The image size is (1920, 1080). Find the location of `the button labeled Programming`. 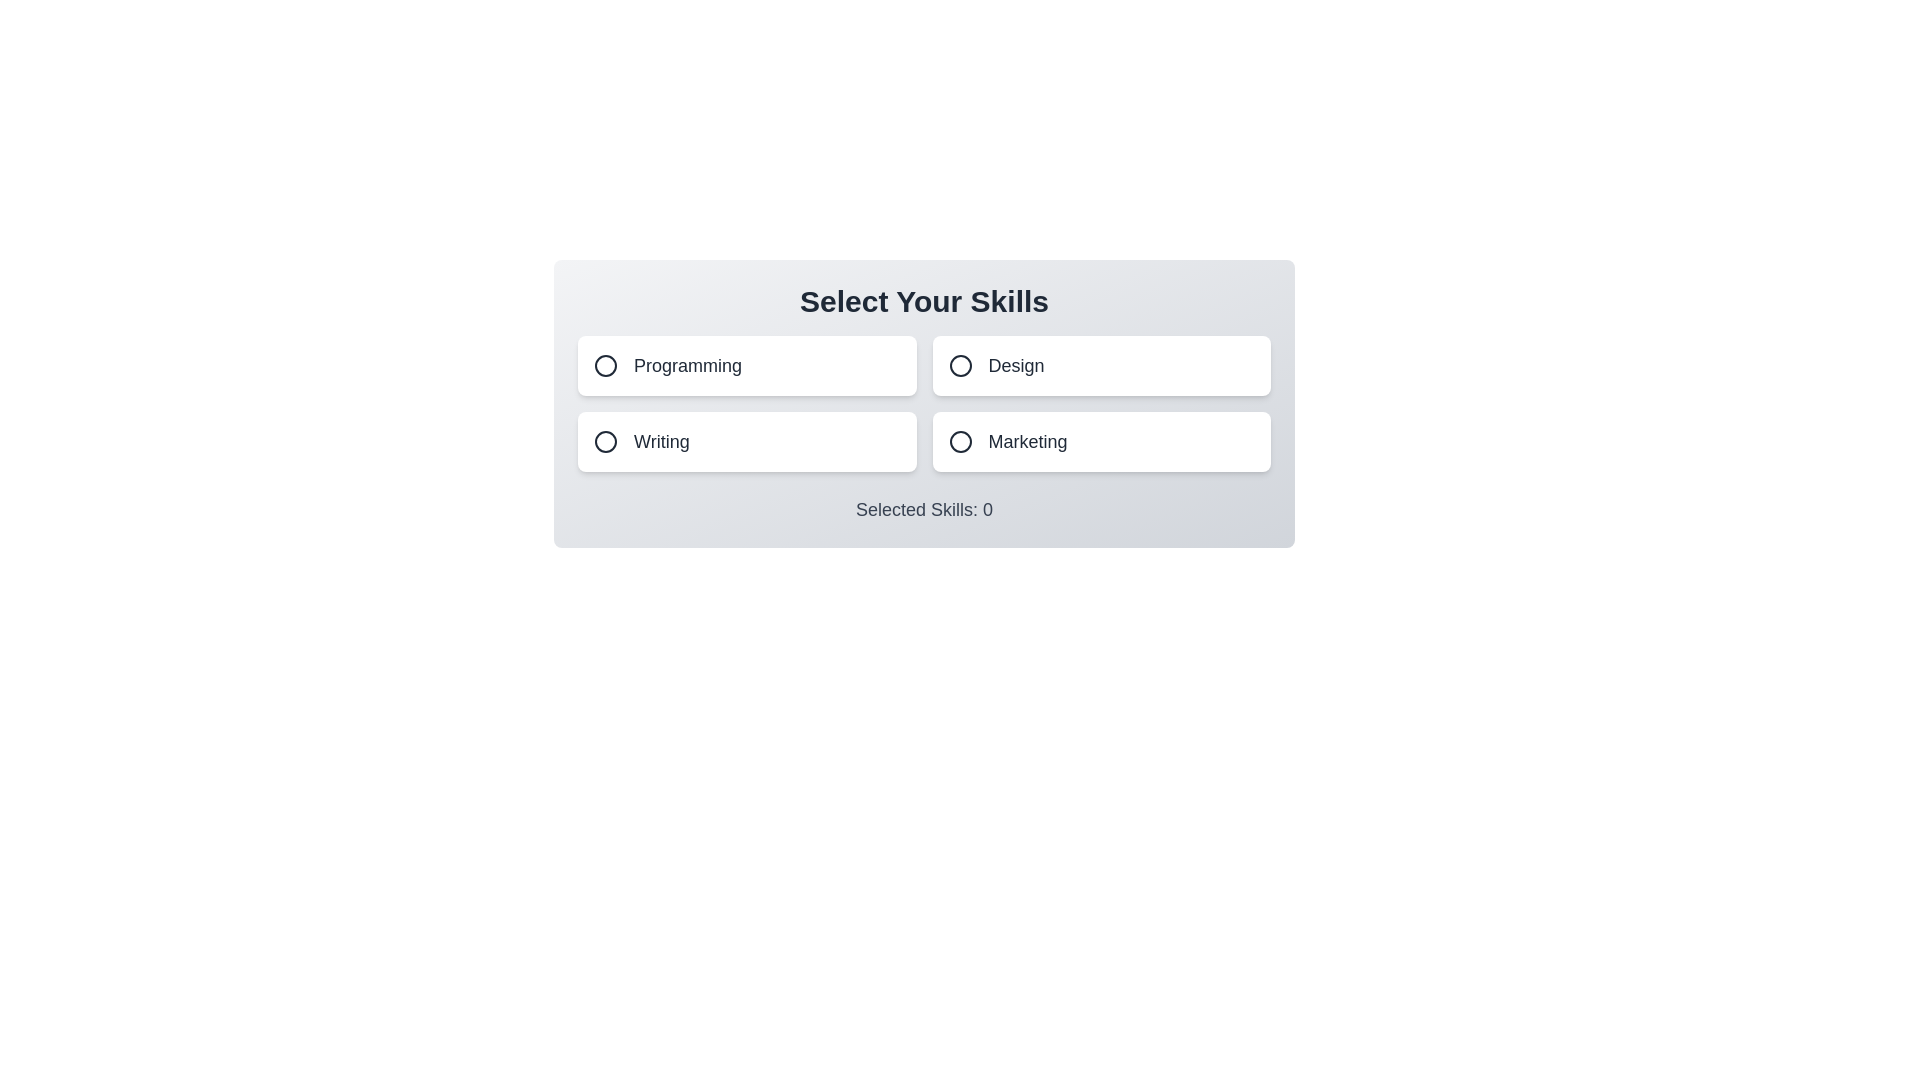

the button labeled Programming is located at coordinates (746, 366).